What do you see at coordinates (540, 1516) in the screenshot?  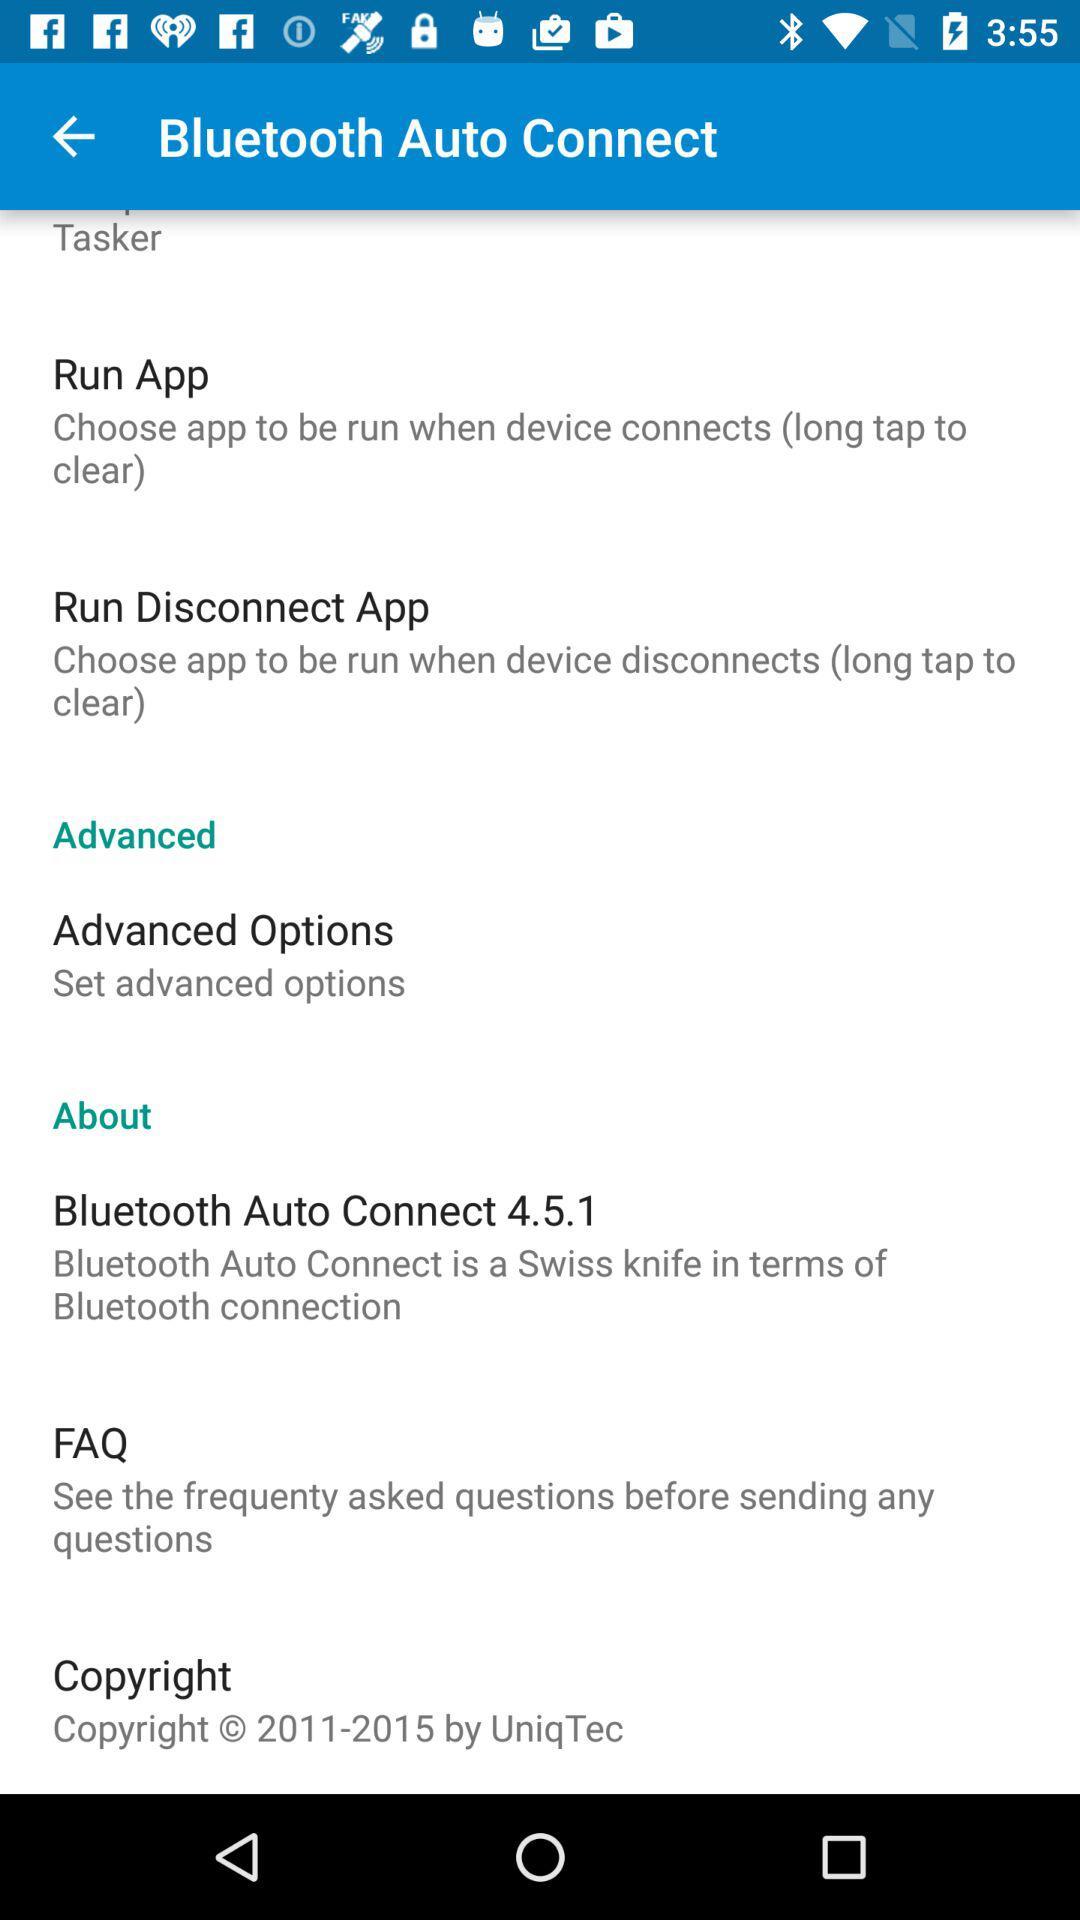 I see `see the frequenty icon` at bounding box center [540, 1516].